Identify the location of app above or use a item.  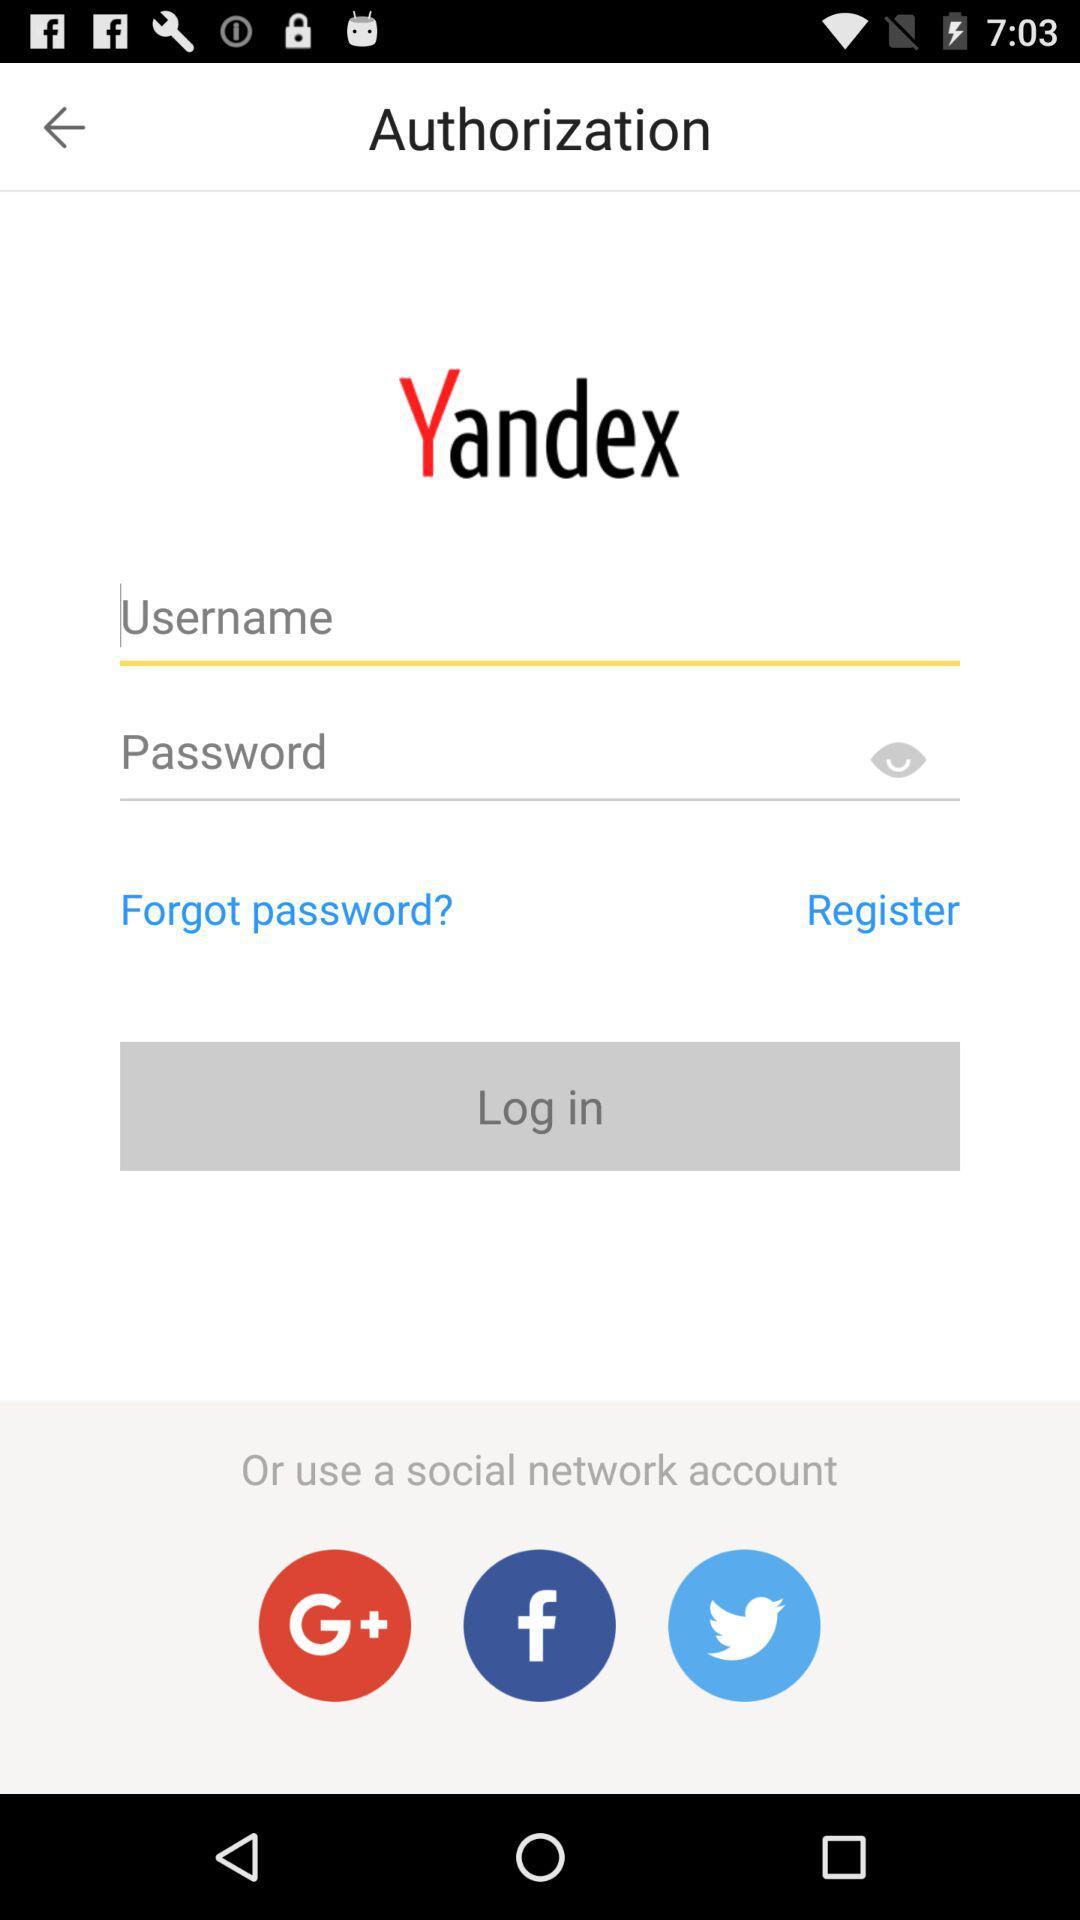
(540, 1105).